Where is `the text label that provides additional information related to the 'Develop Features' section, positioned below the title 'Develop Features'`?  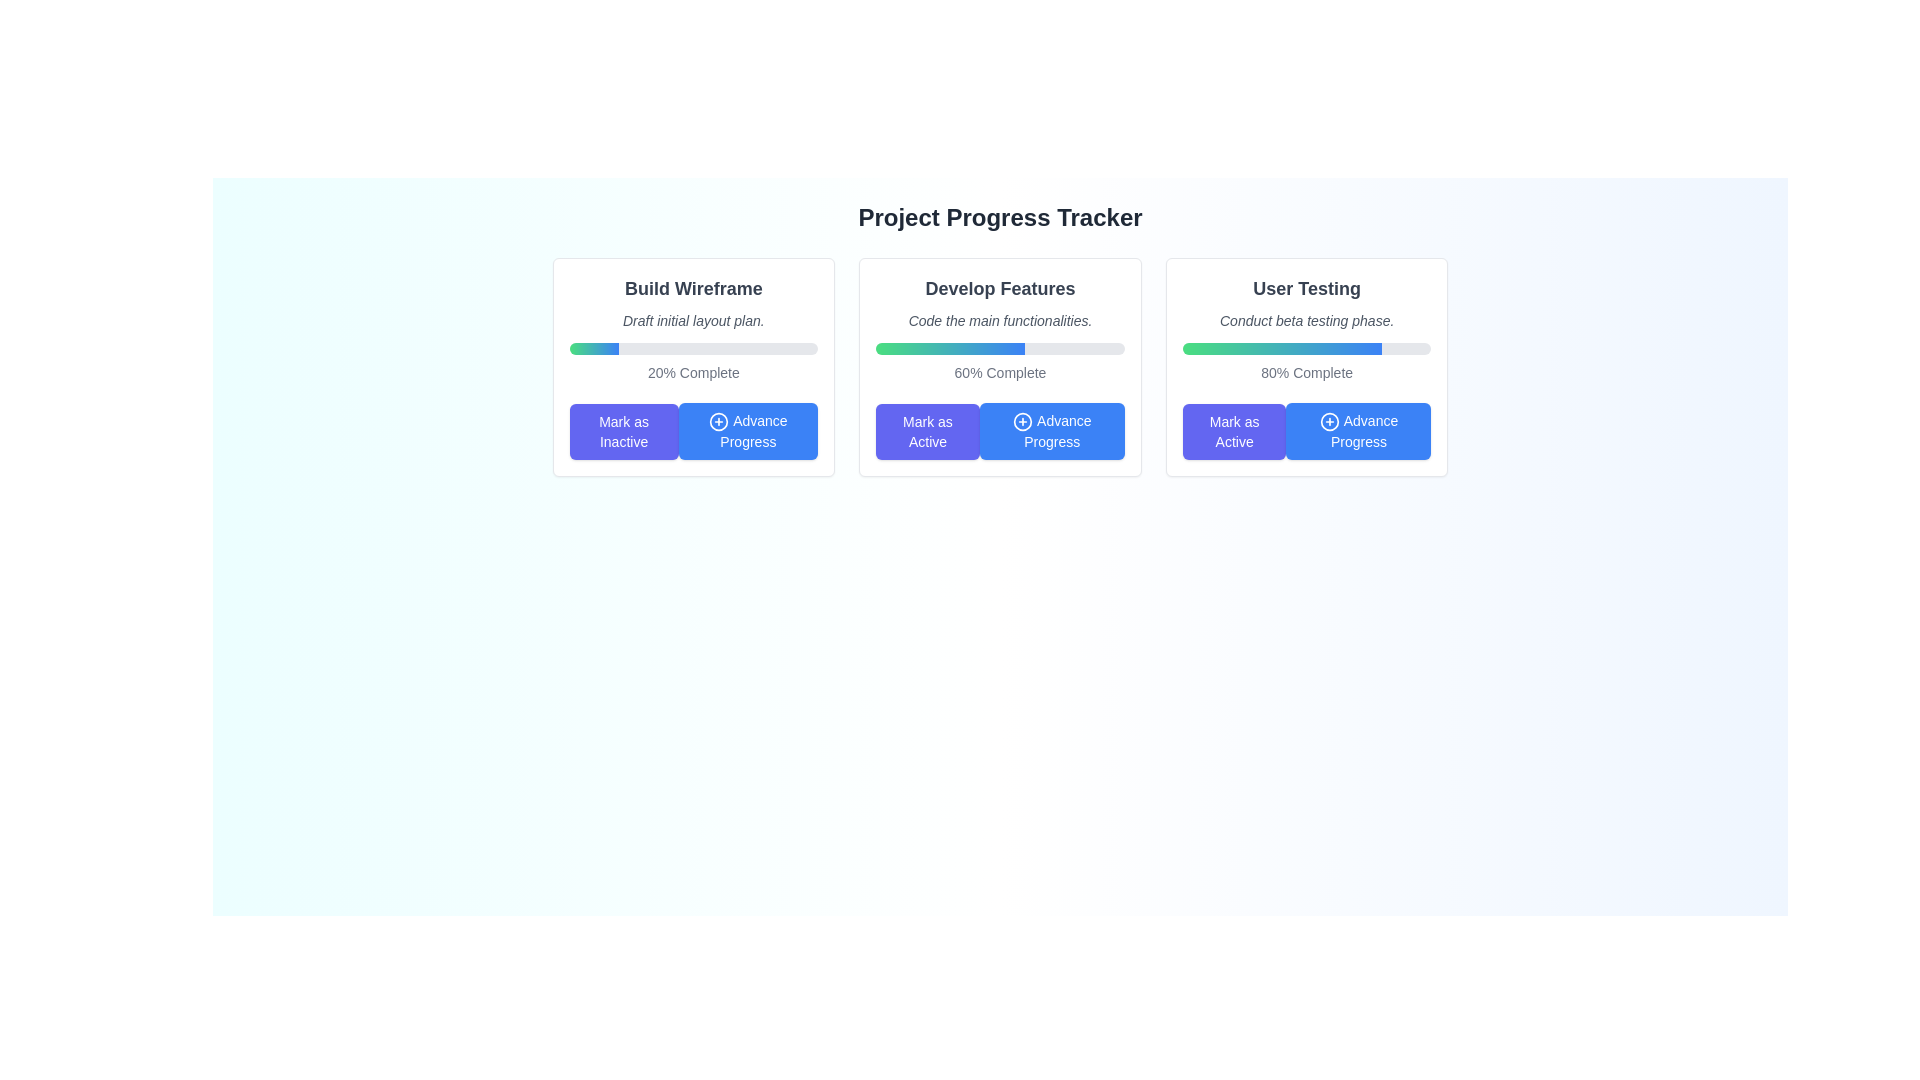
the text label that provides additional information related to the 'Develop Features' section, positioned below the title 'Develop Features' is located at coordinates (1000, 319).